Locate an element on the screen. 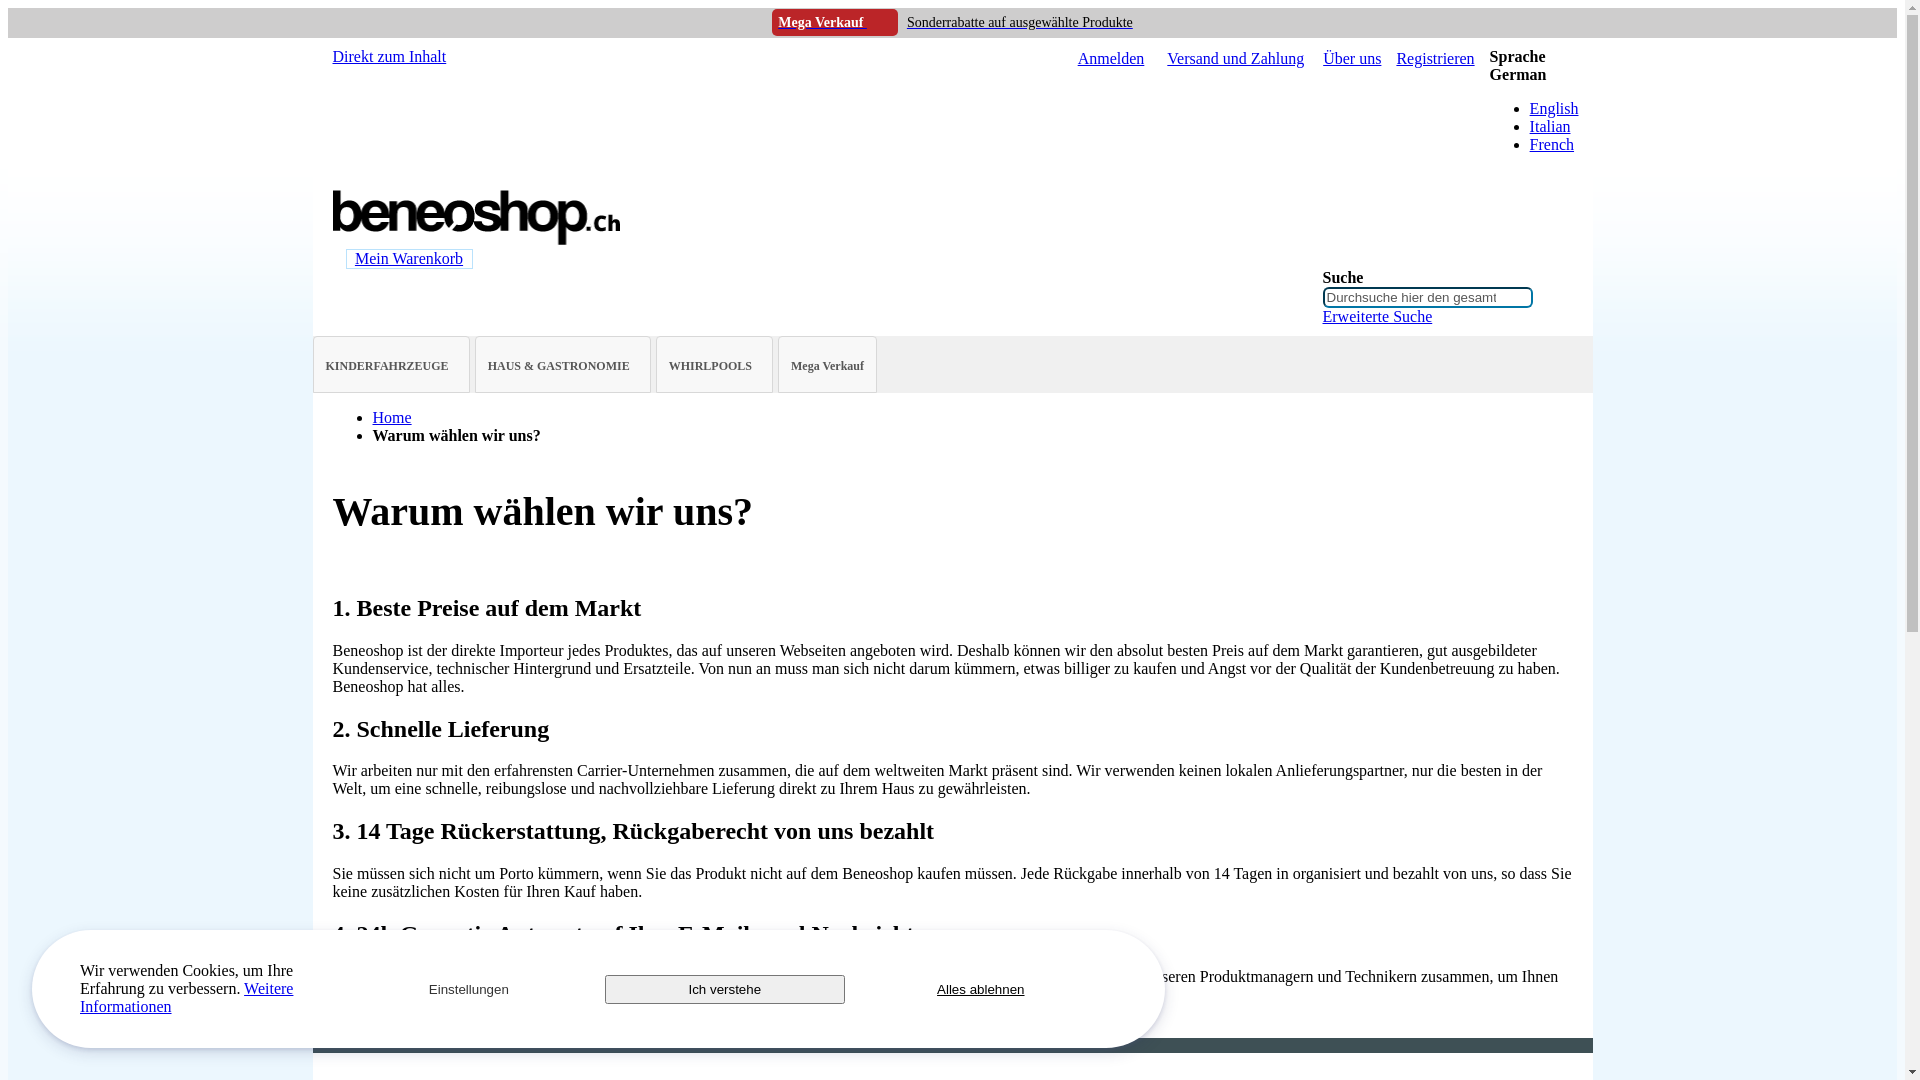 This screenshot has height=1080, width=1920. 'KINDERFAHRZEUGE' is located at coordinates (391, 366).